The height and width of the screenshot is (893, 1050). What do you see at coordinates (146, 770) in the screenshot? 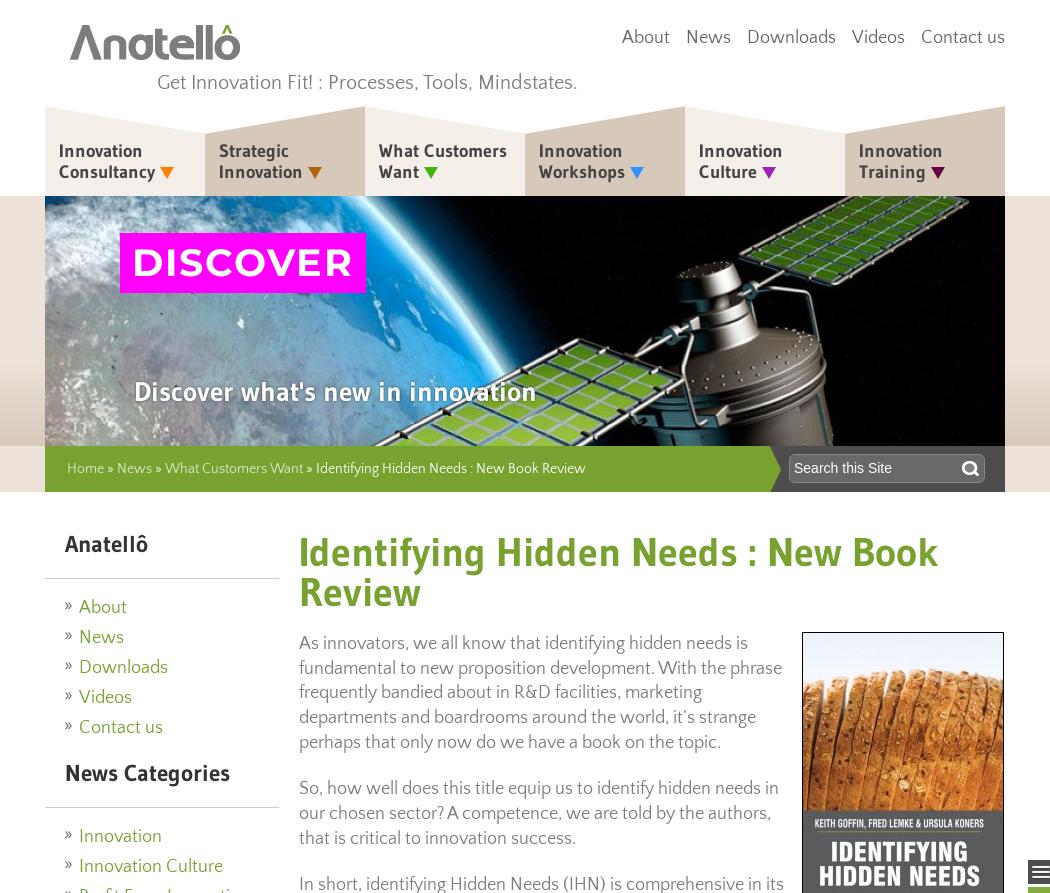
I see `'News Categories'` at bounding box center [146, 770].